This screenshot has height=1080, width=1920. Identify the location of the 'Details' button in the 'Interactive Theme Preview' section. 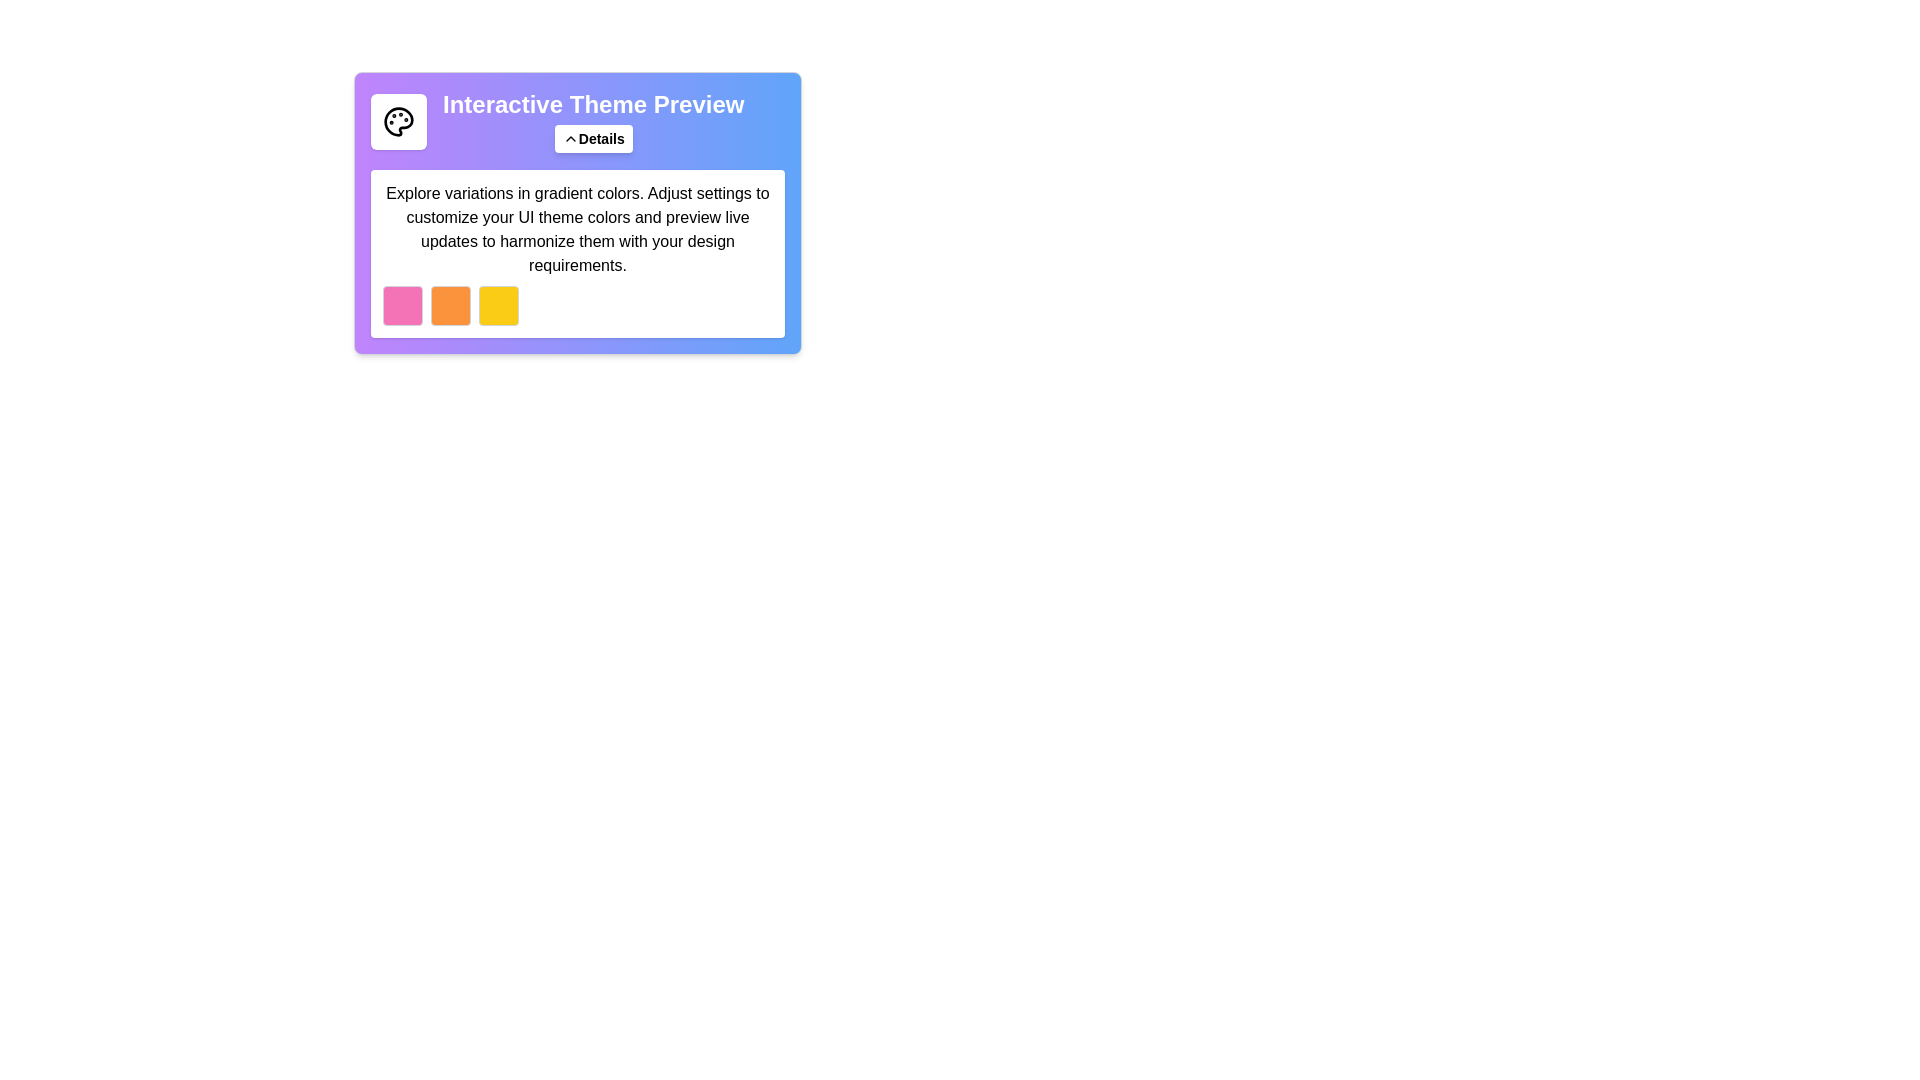
(592, 121).